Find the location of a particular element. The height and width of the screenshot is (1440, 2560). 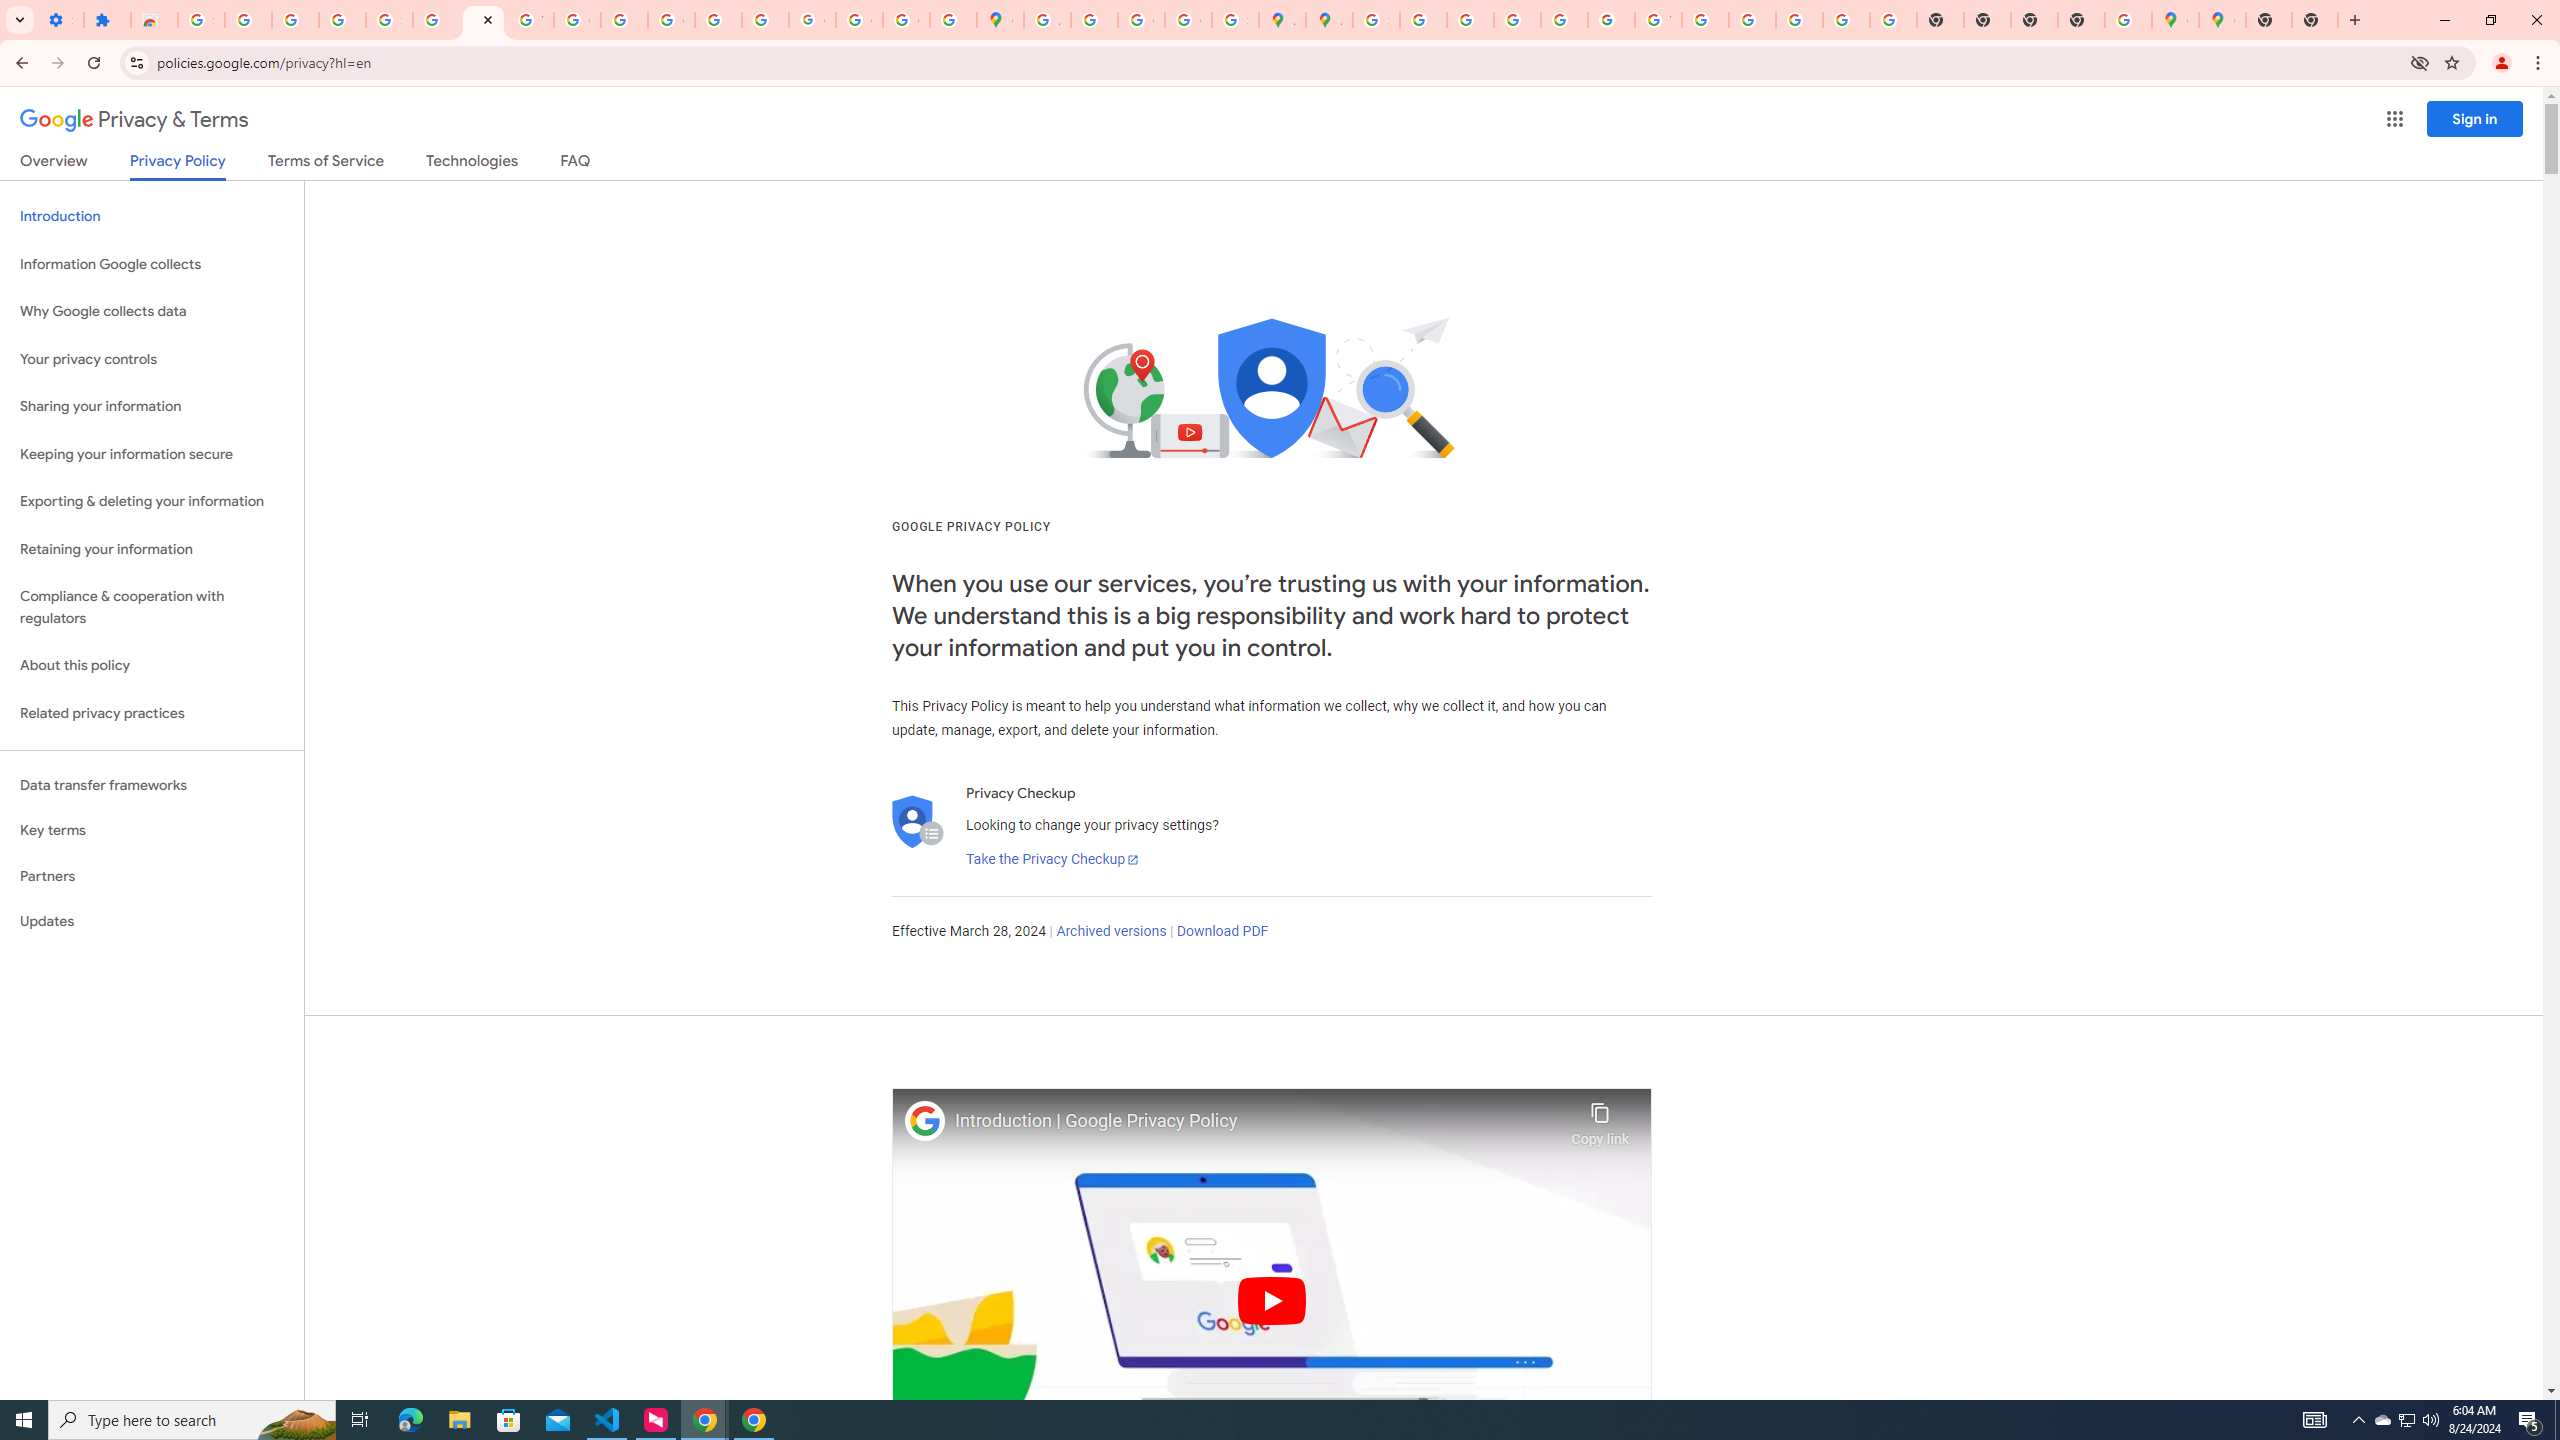

'YouTube' is located at coordinates (530, 19).